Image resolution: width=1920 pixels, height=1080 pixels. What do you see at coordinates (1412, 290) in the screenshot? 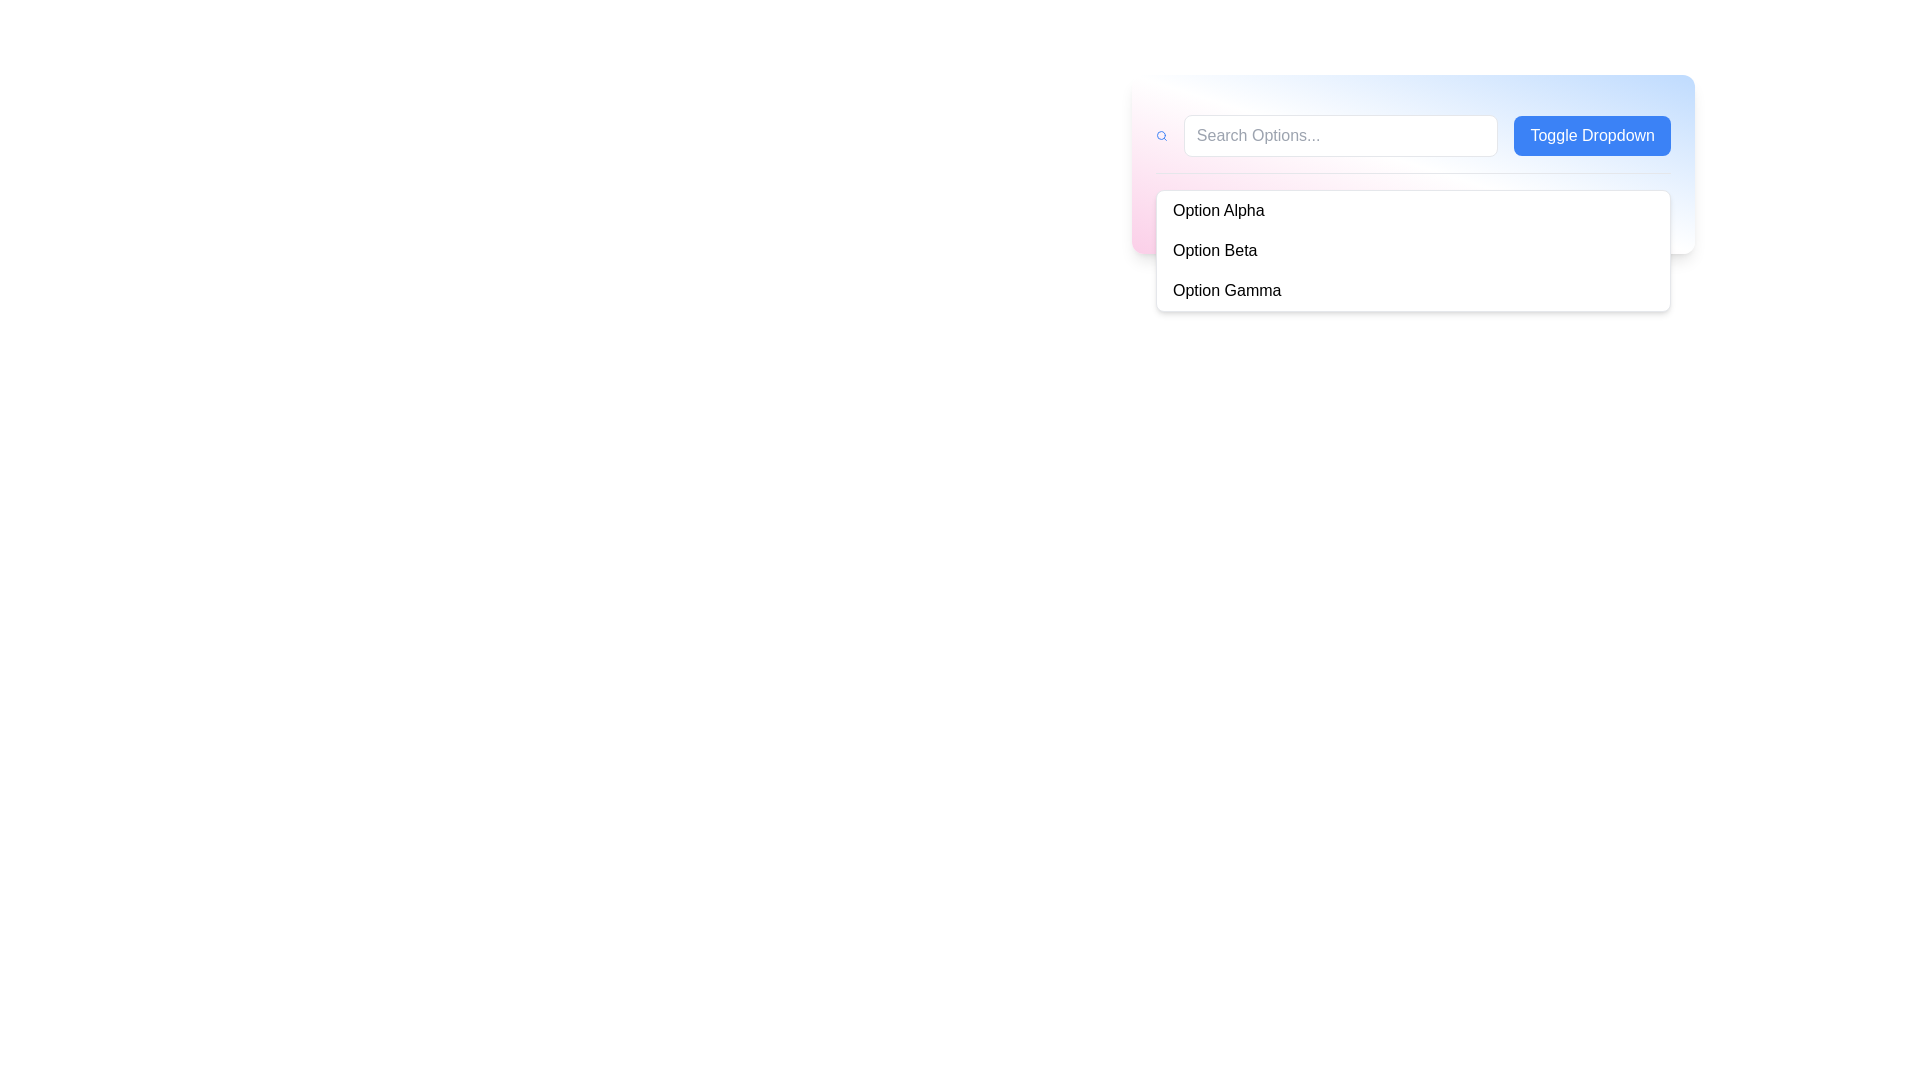
I see `the interactive button in the dropdown menu that selects 'Option Gamma'` at bounding box center [1412, 290].